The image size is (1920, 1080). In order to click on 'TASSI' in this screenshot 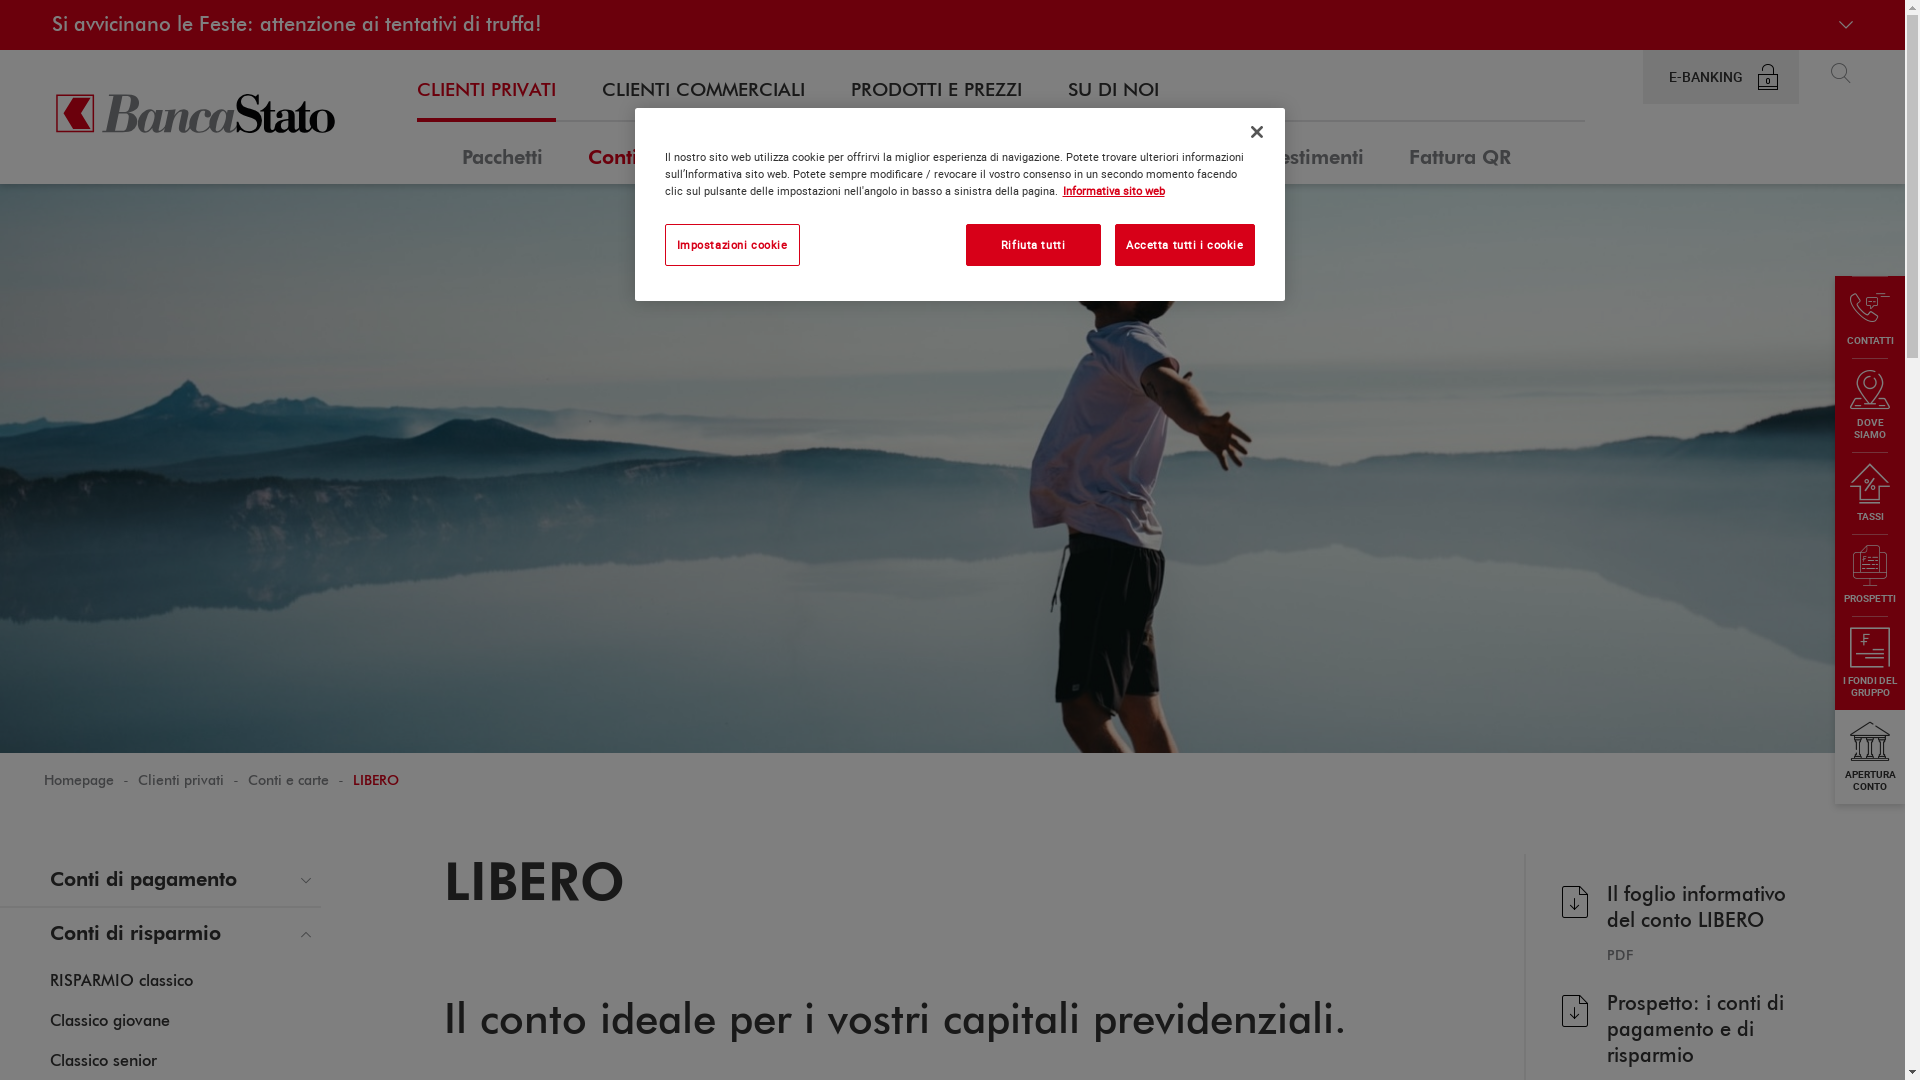, I will do `click(1869, 493)`.